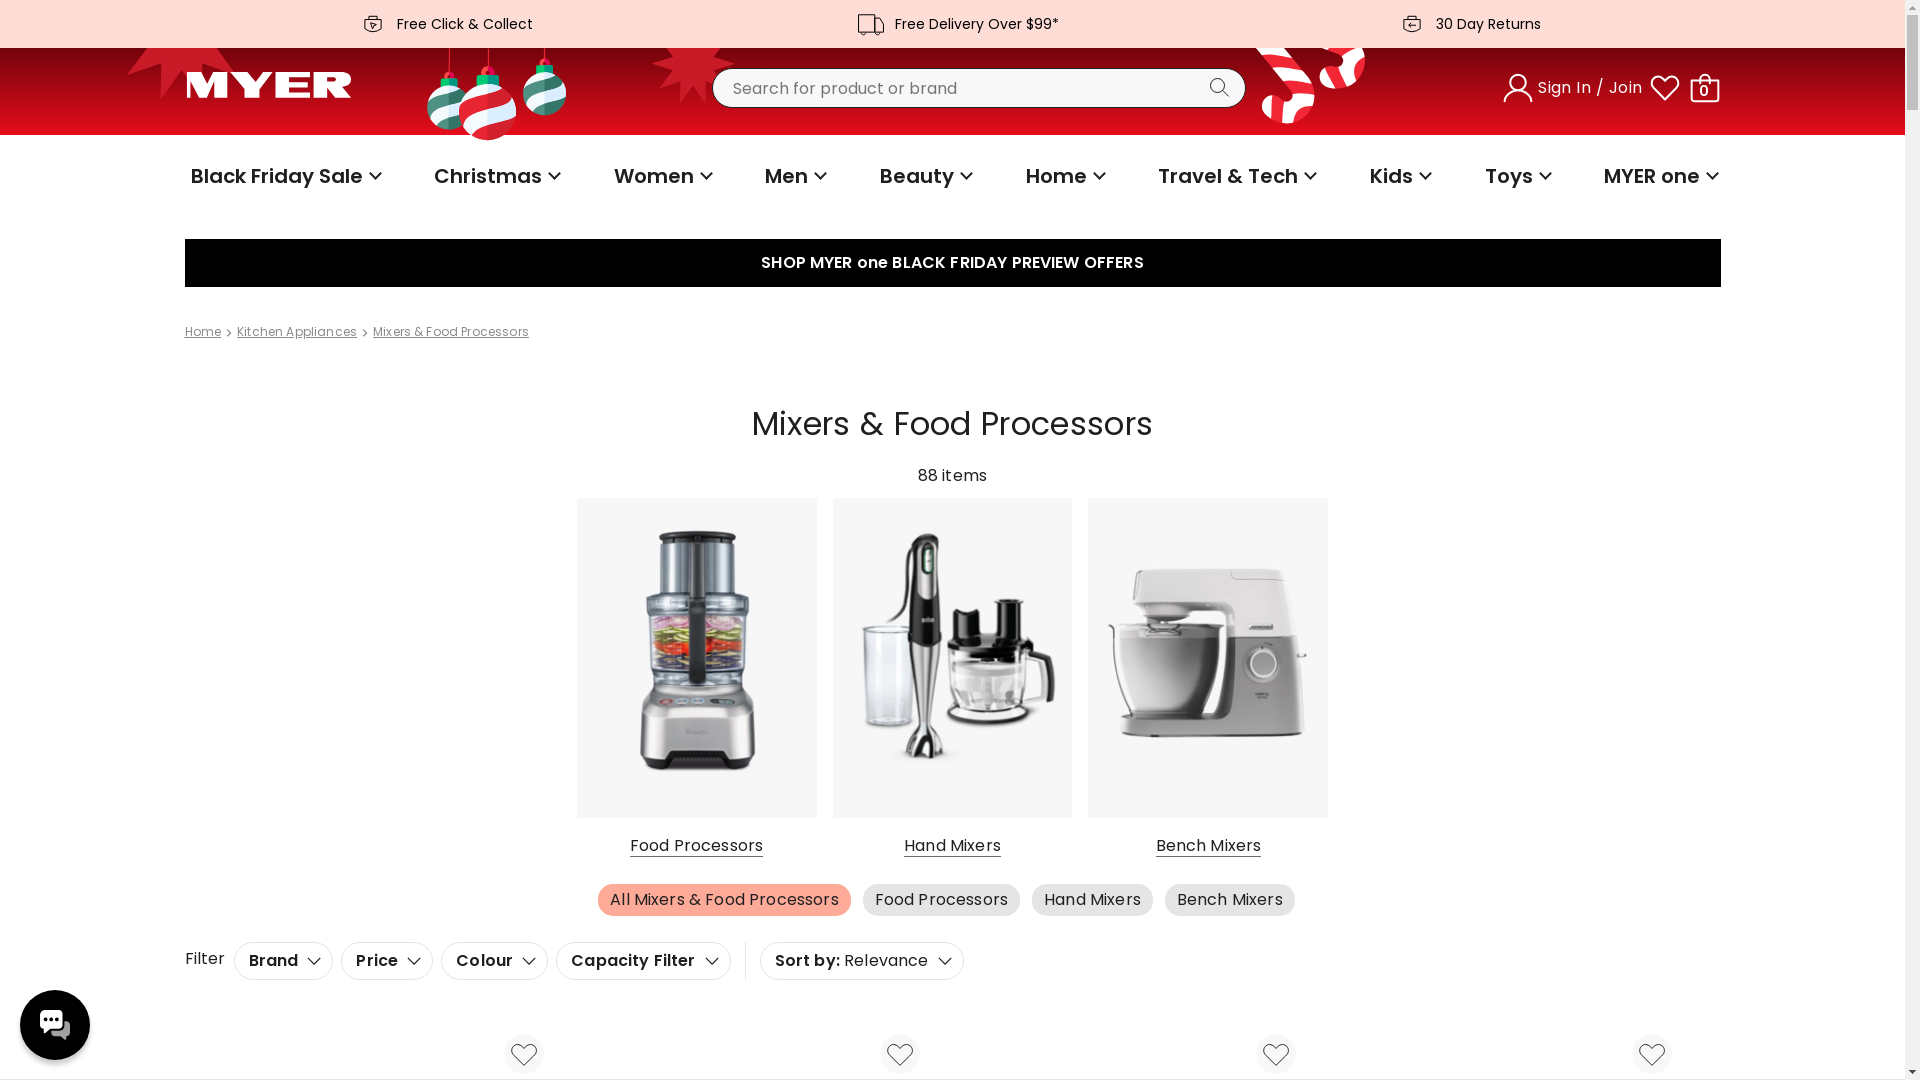 The image size is (1920, 1080). What do you see at coordinates (1091, 898) in the screenshot?
I see `'Hand Mixers'` at bounding box center [1091, 898].